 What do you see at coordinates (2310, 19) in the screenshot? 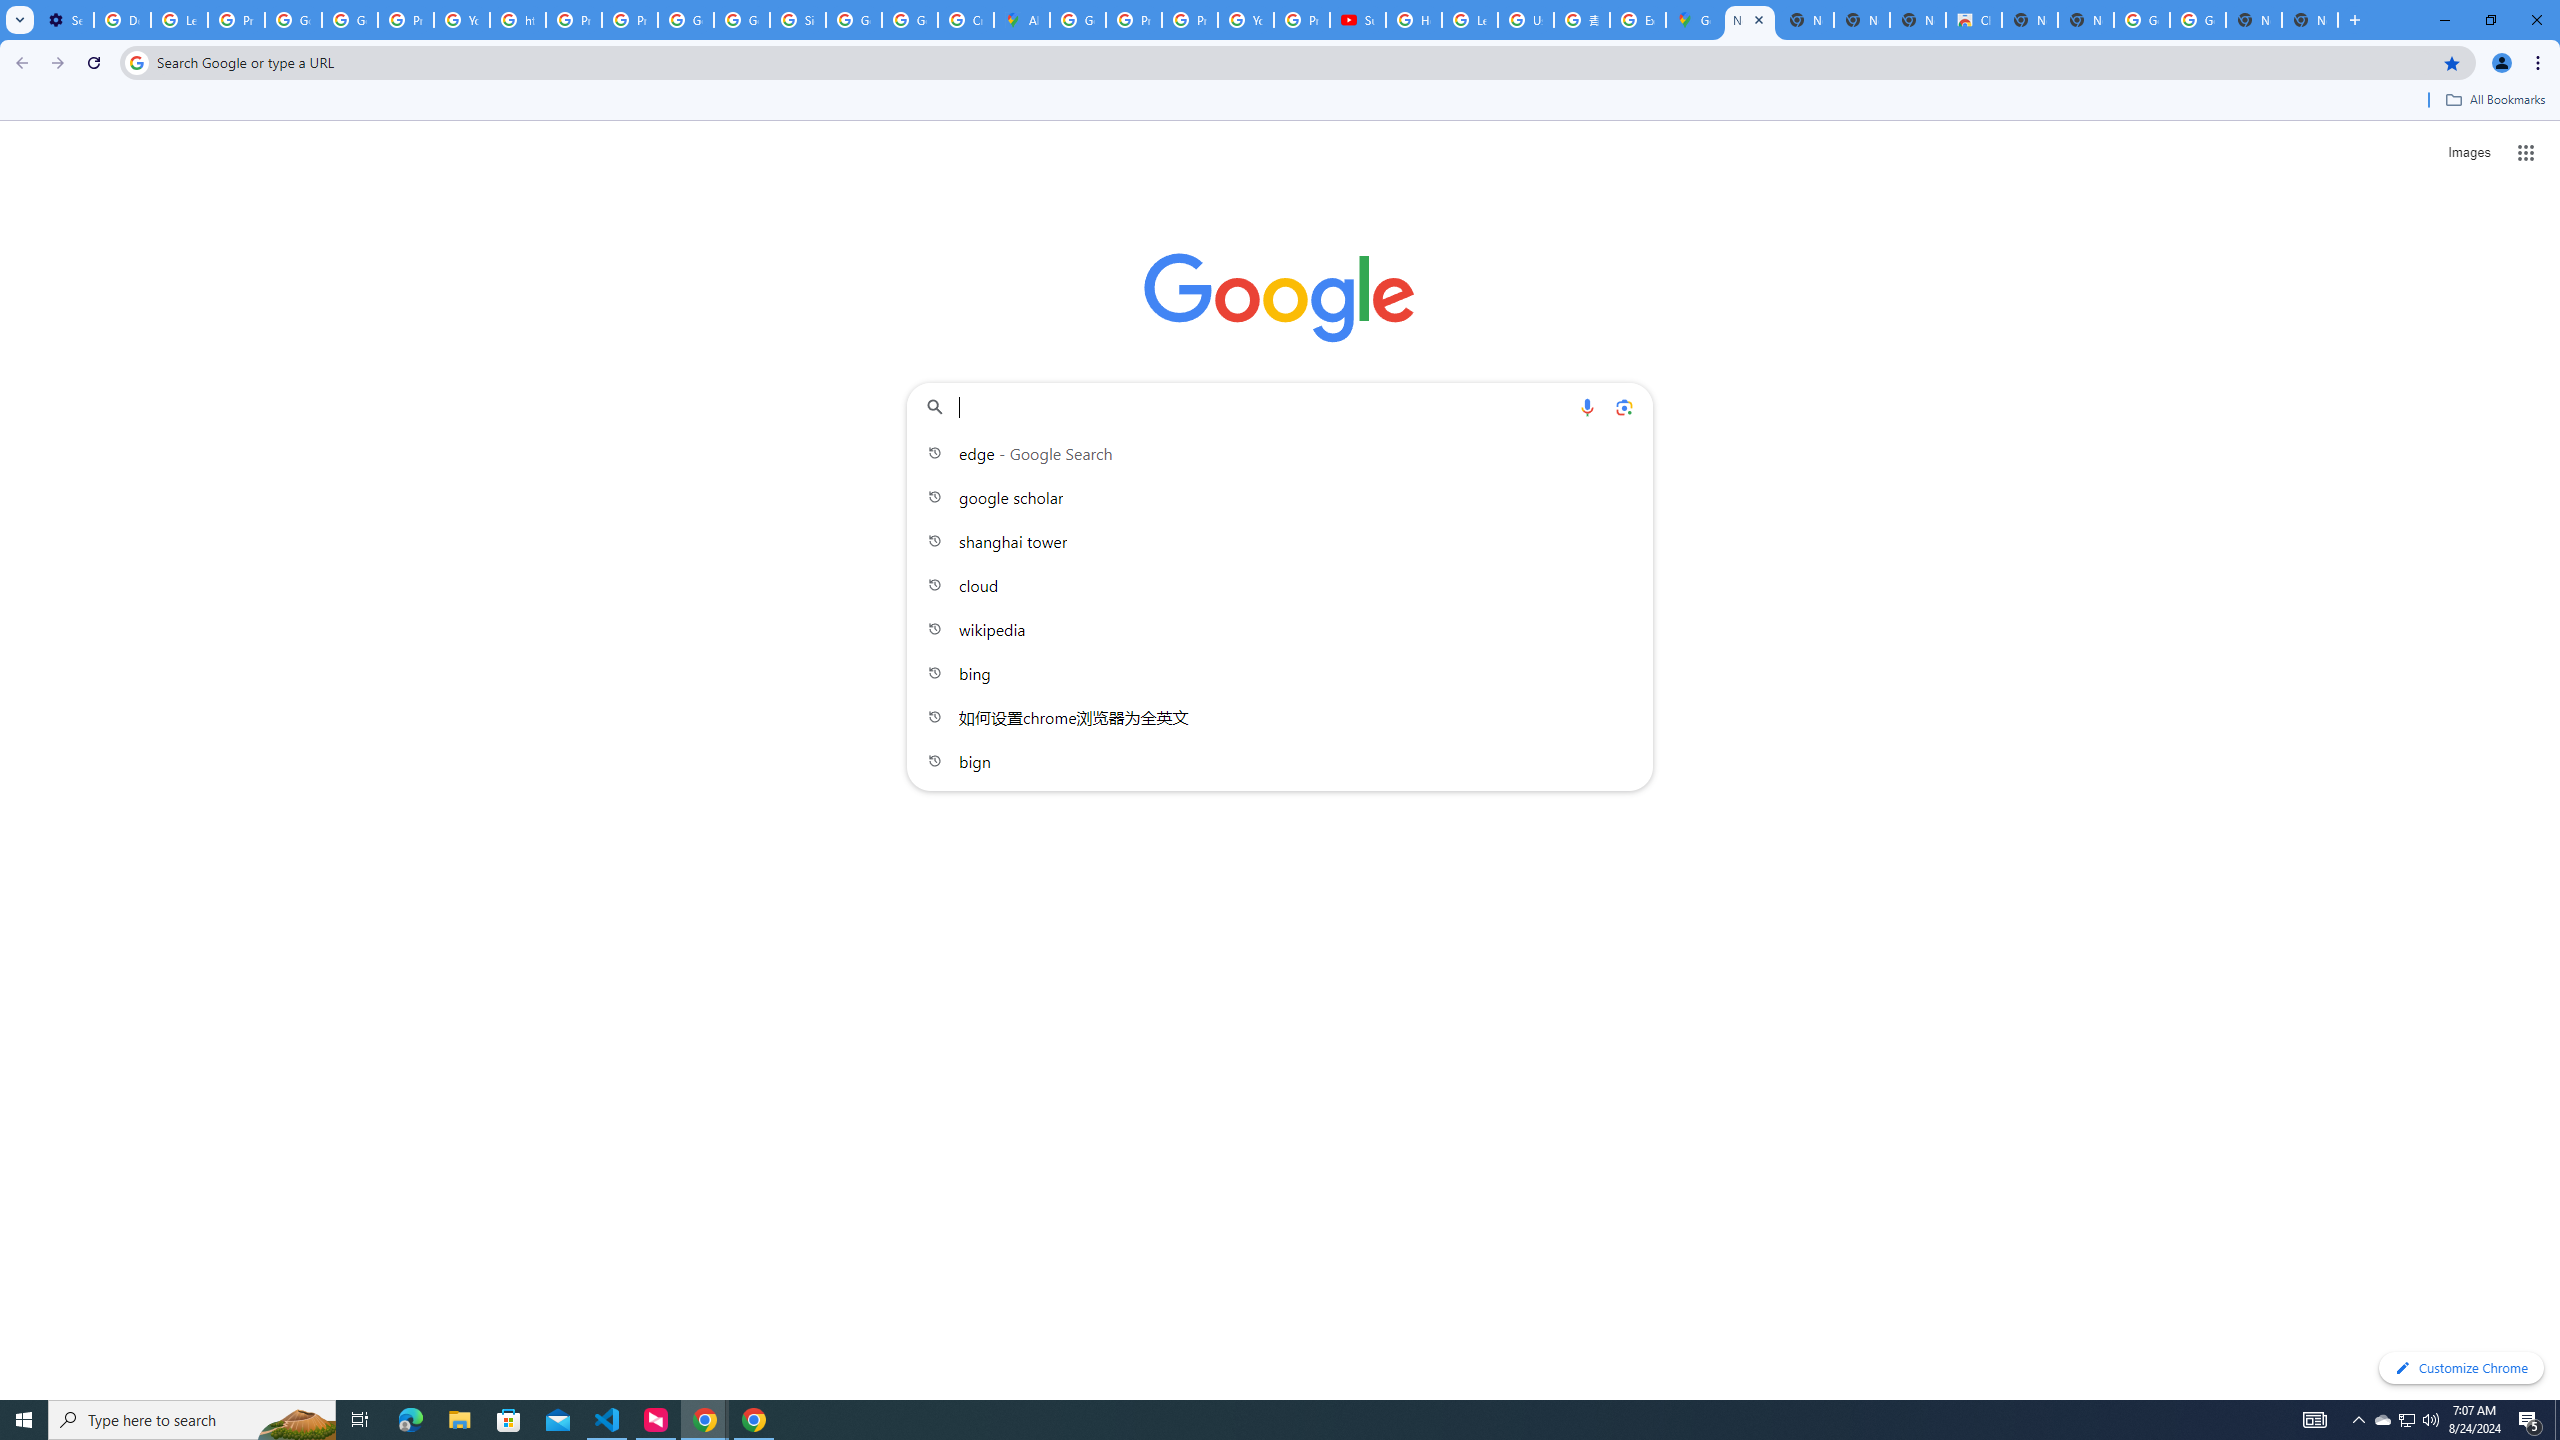
I see `'New Tab'` at bounding box center [2310, 19].